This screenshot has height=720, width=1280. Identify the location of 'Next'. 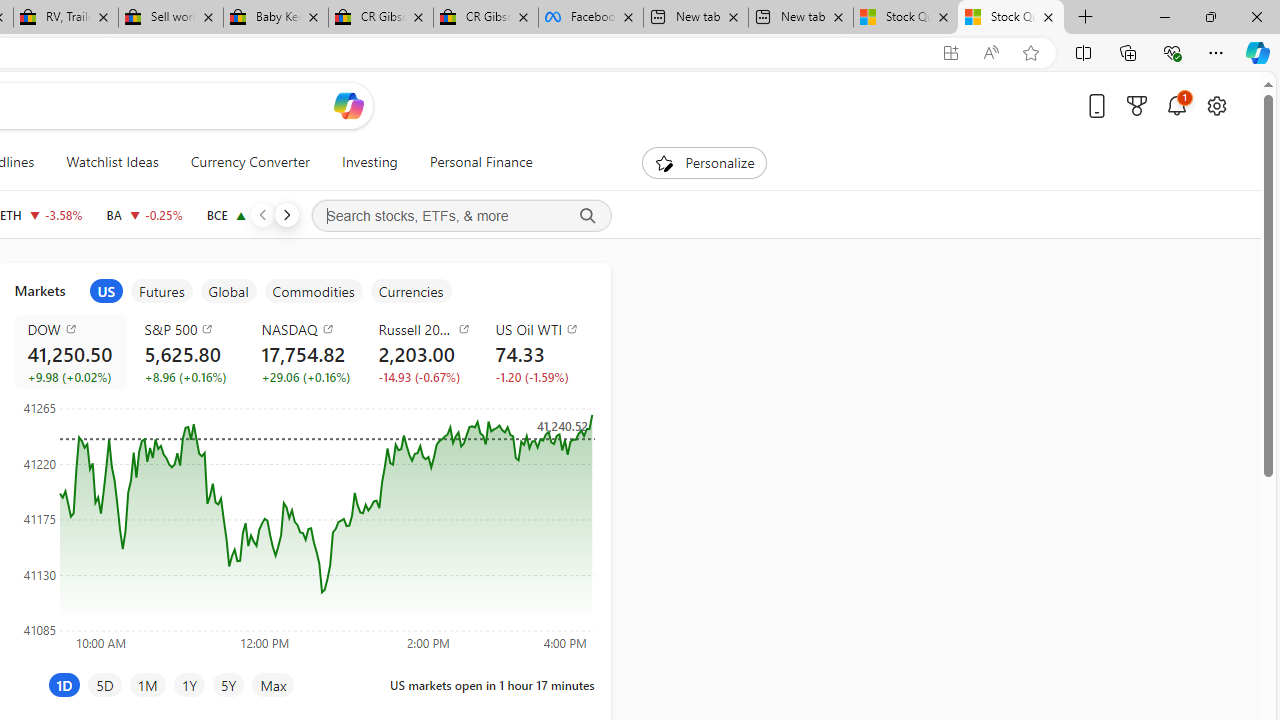
(285, 214).